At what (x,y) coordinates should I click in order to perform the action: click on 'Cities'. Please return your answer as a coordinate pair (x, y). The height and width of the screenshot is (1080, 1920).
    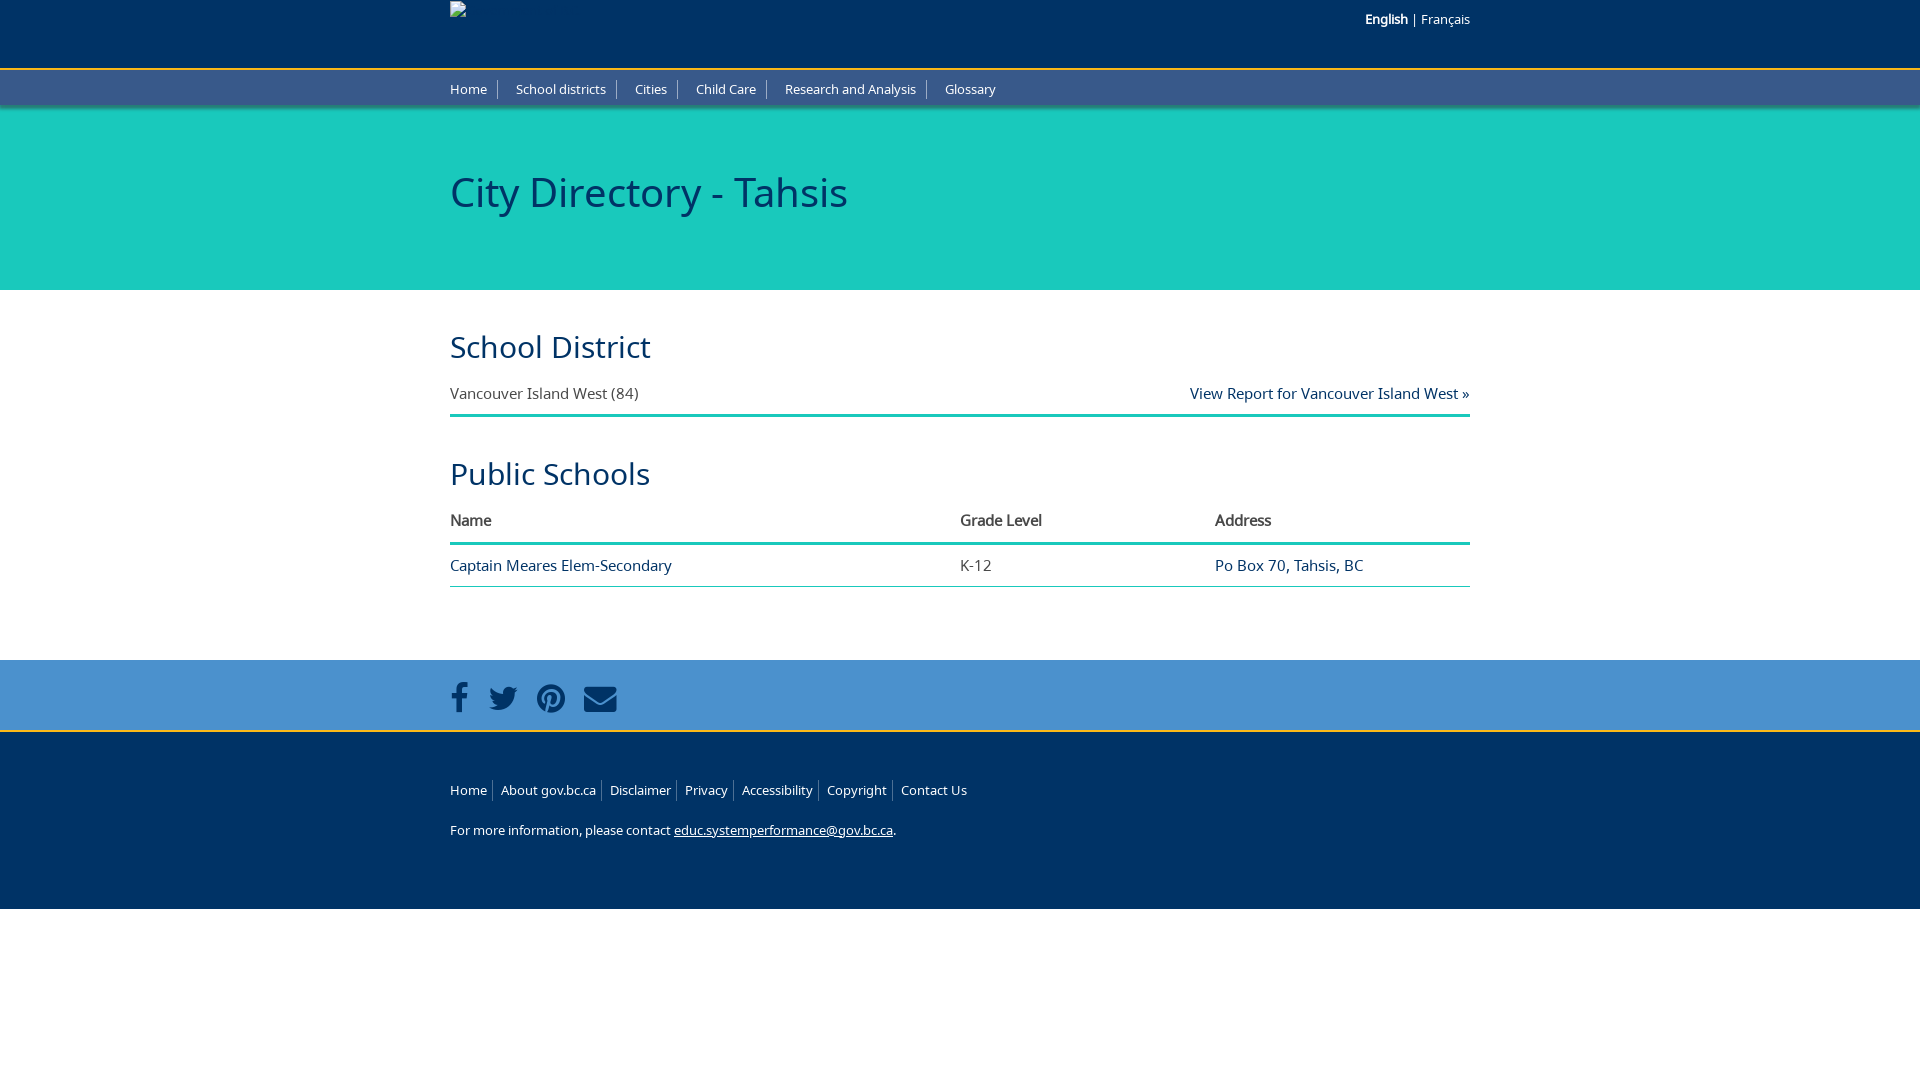
    Looking at the image, I should click on (651, 87).